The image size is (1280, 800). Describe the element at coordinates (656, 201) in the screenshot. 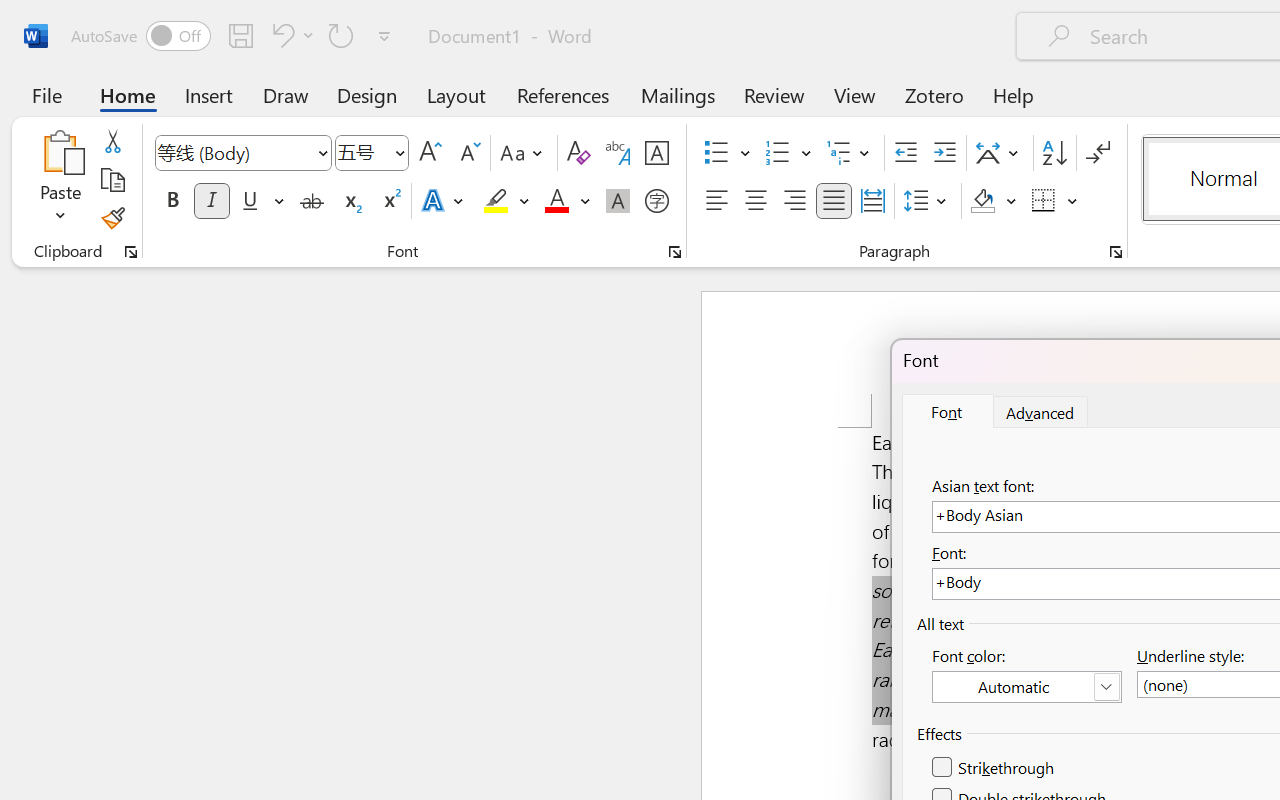

I see `'Enclose Characters...'` at that location.